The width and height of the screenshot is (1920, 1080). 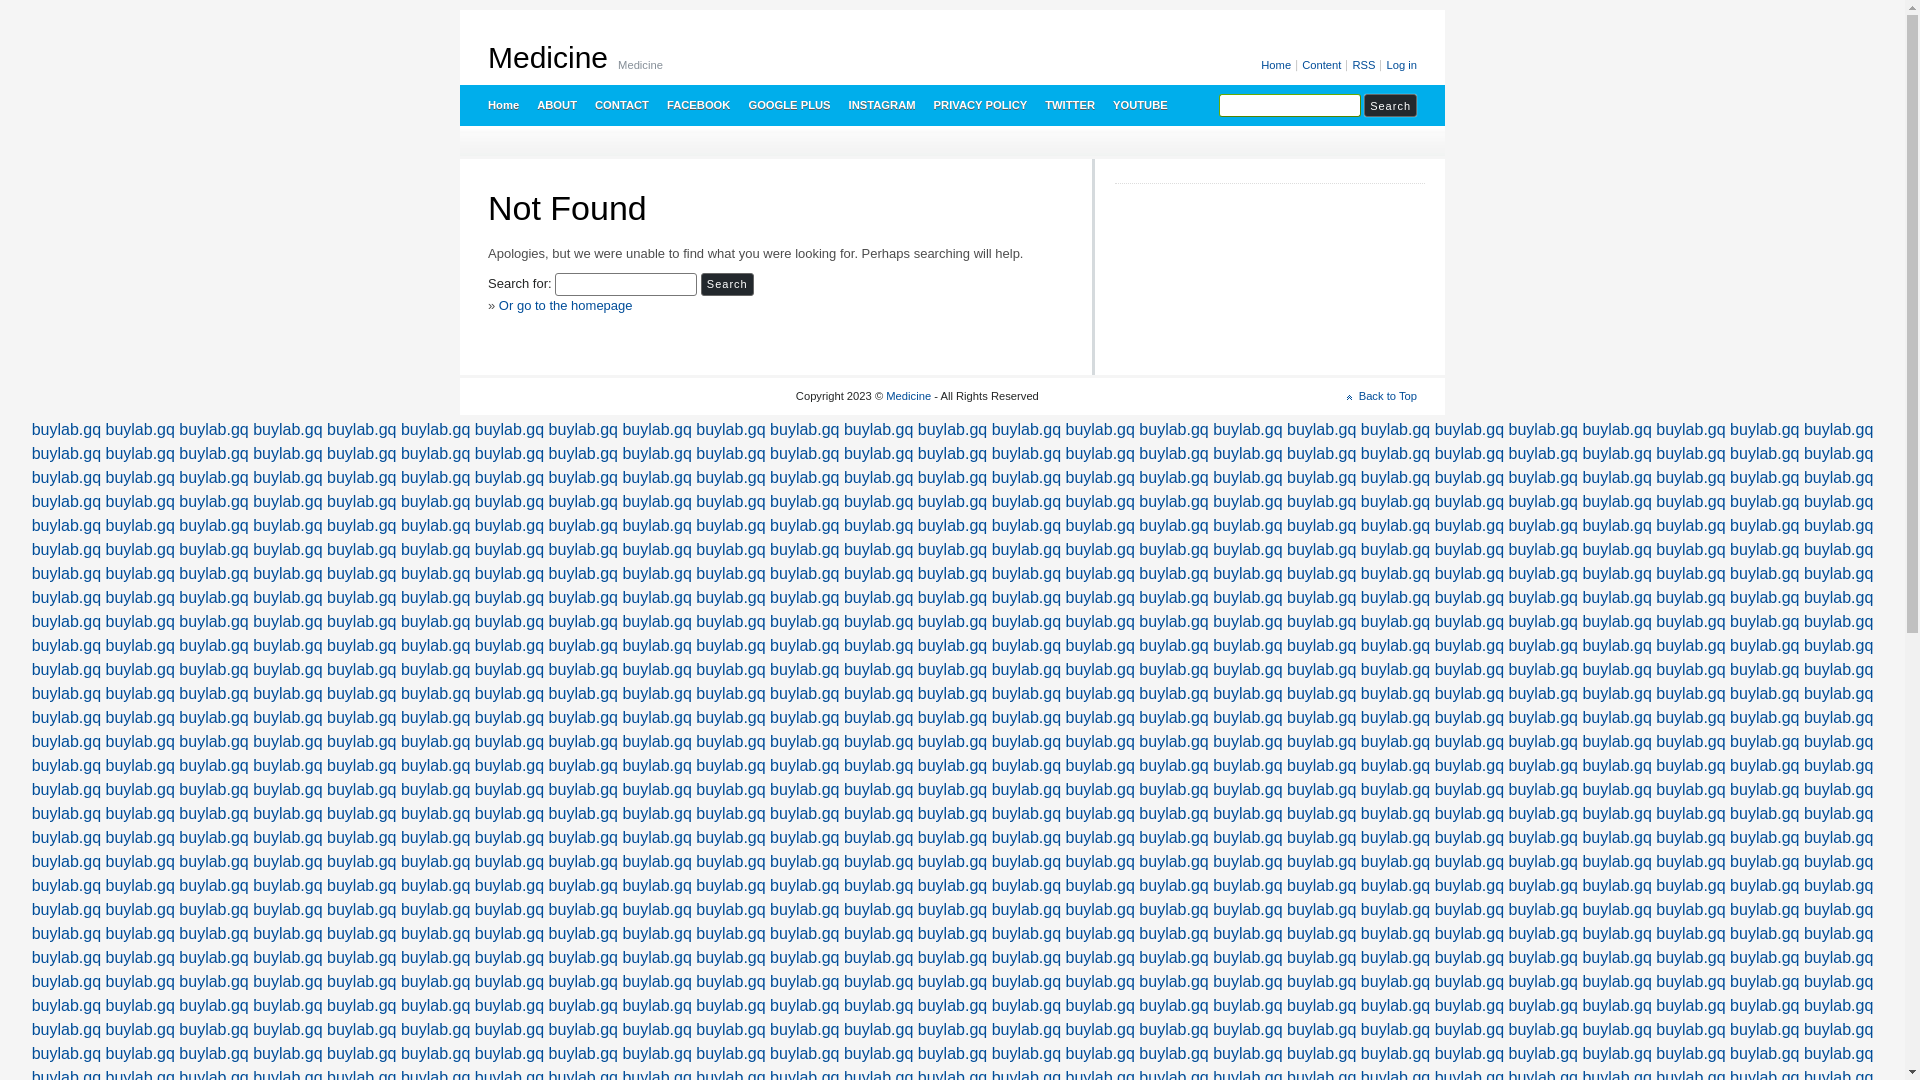 What do you see at coordinates (657, 104) in the screenshot?
I see `'FACEBOOK'` at bounding box center [657, 104].